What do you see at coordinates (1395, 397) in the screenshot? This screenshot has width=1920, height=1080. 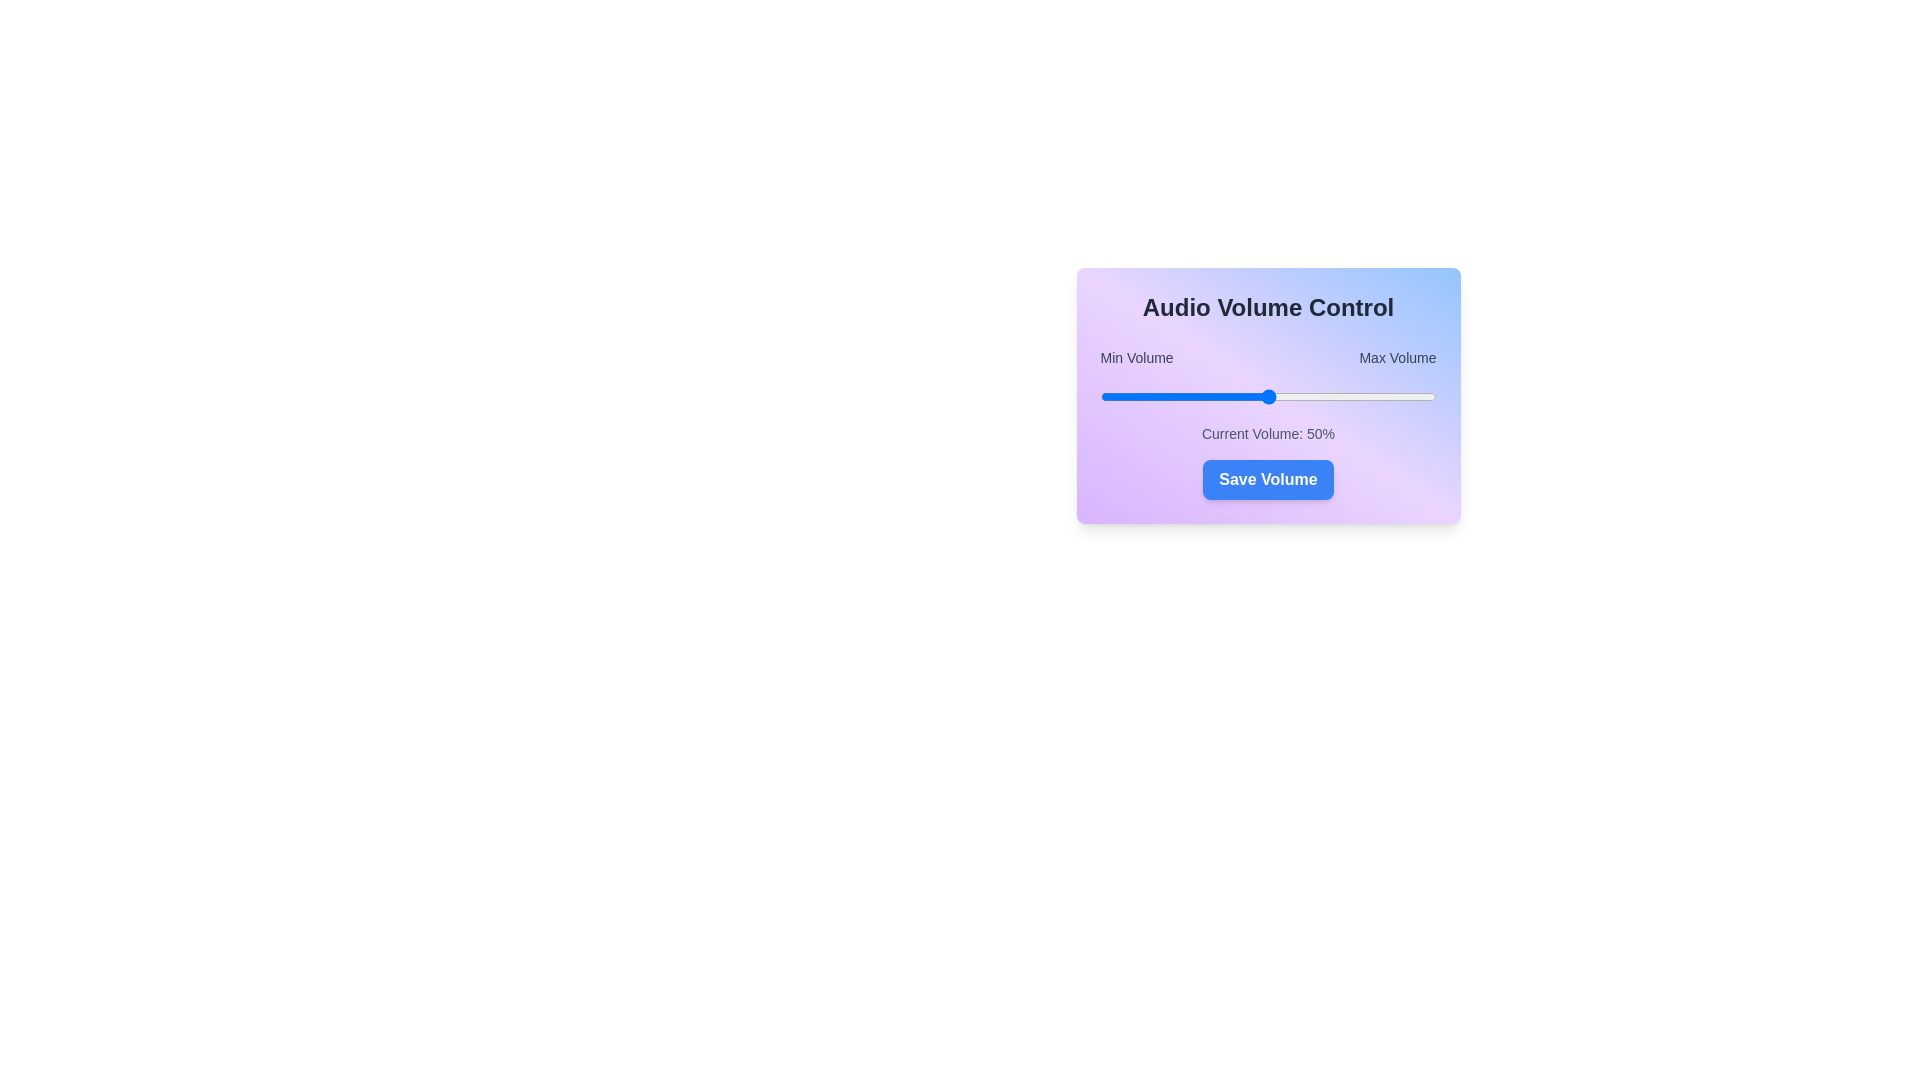 I see `the volume slider to set the volume to 88%` at bounding box center [1395, 397].